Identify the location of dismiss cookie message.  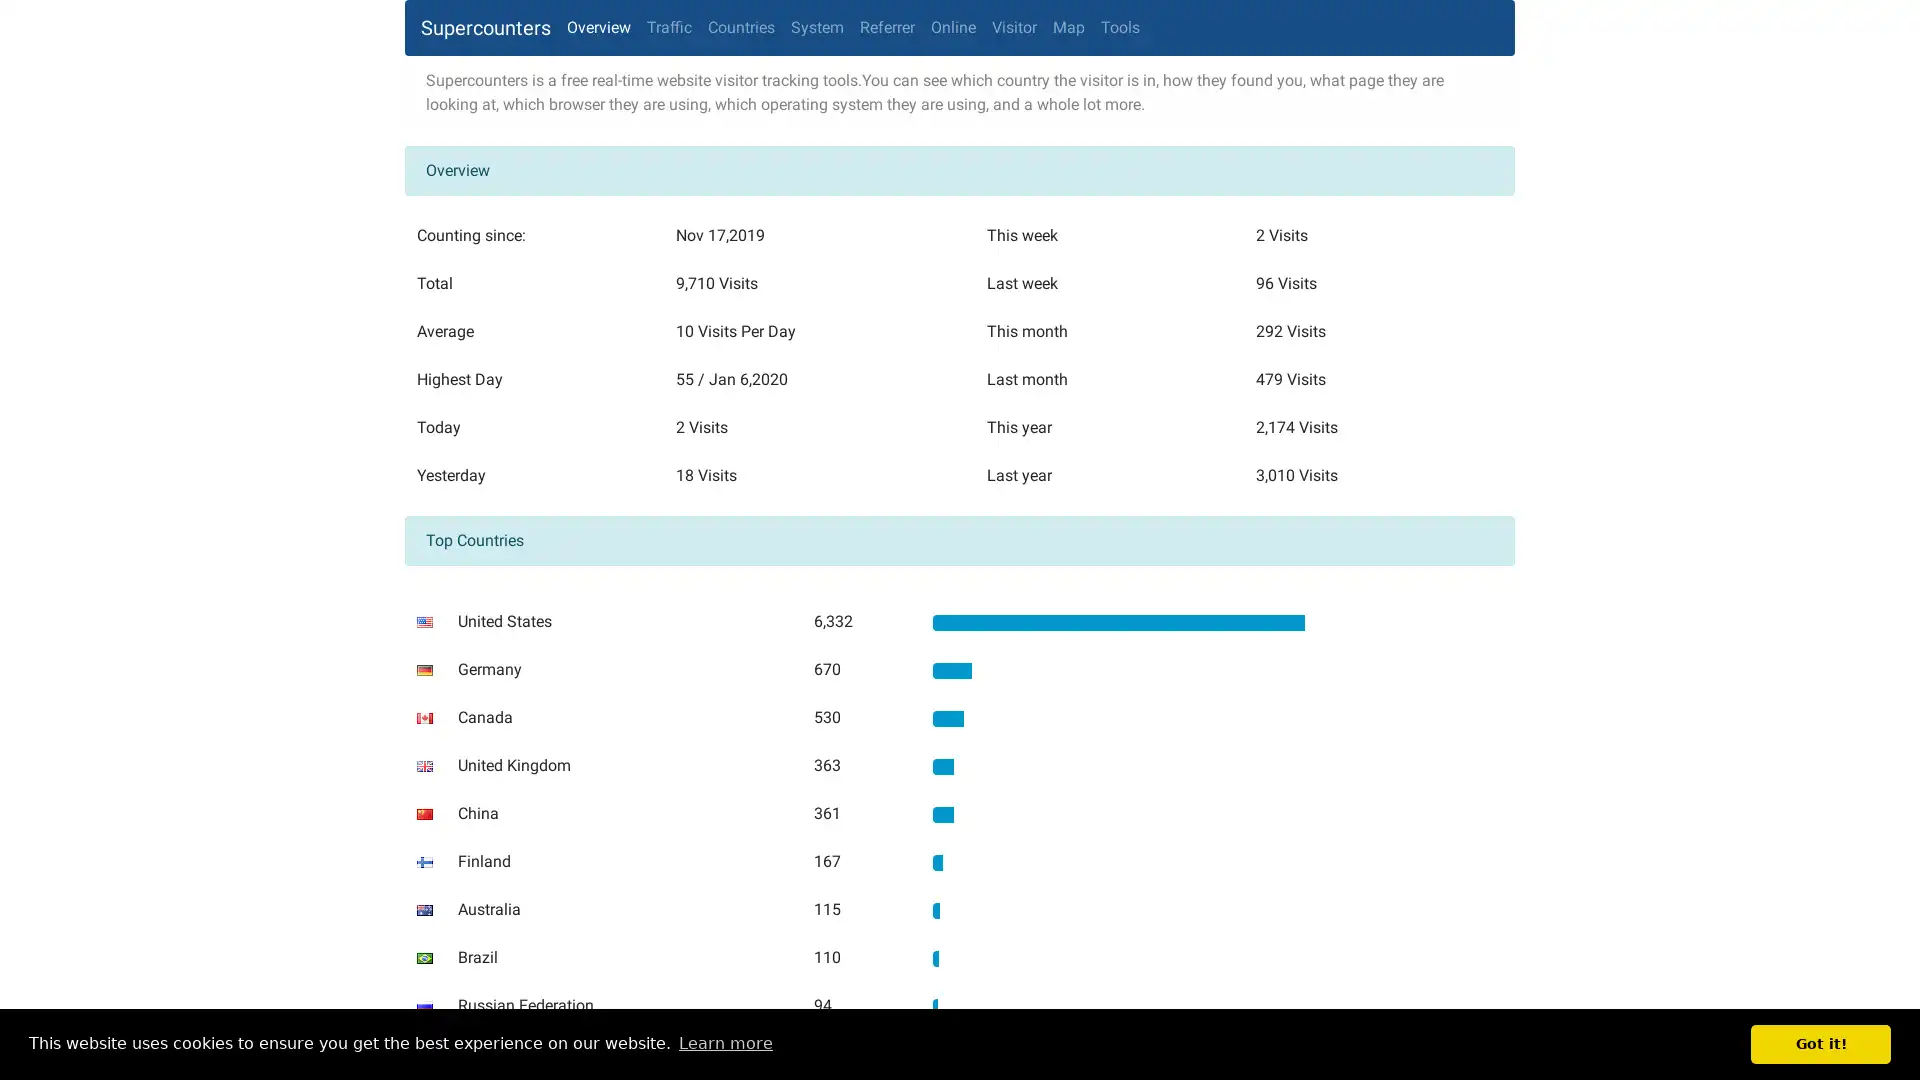
(1820, 1043).